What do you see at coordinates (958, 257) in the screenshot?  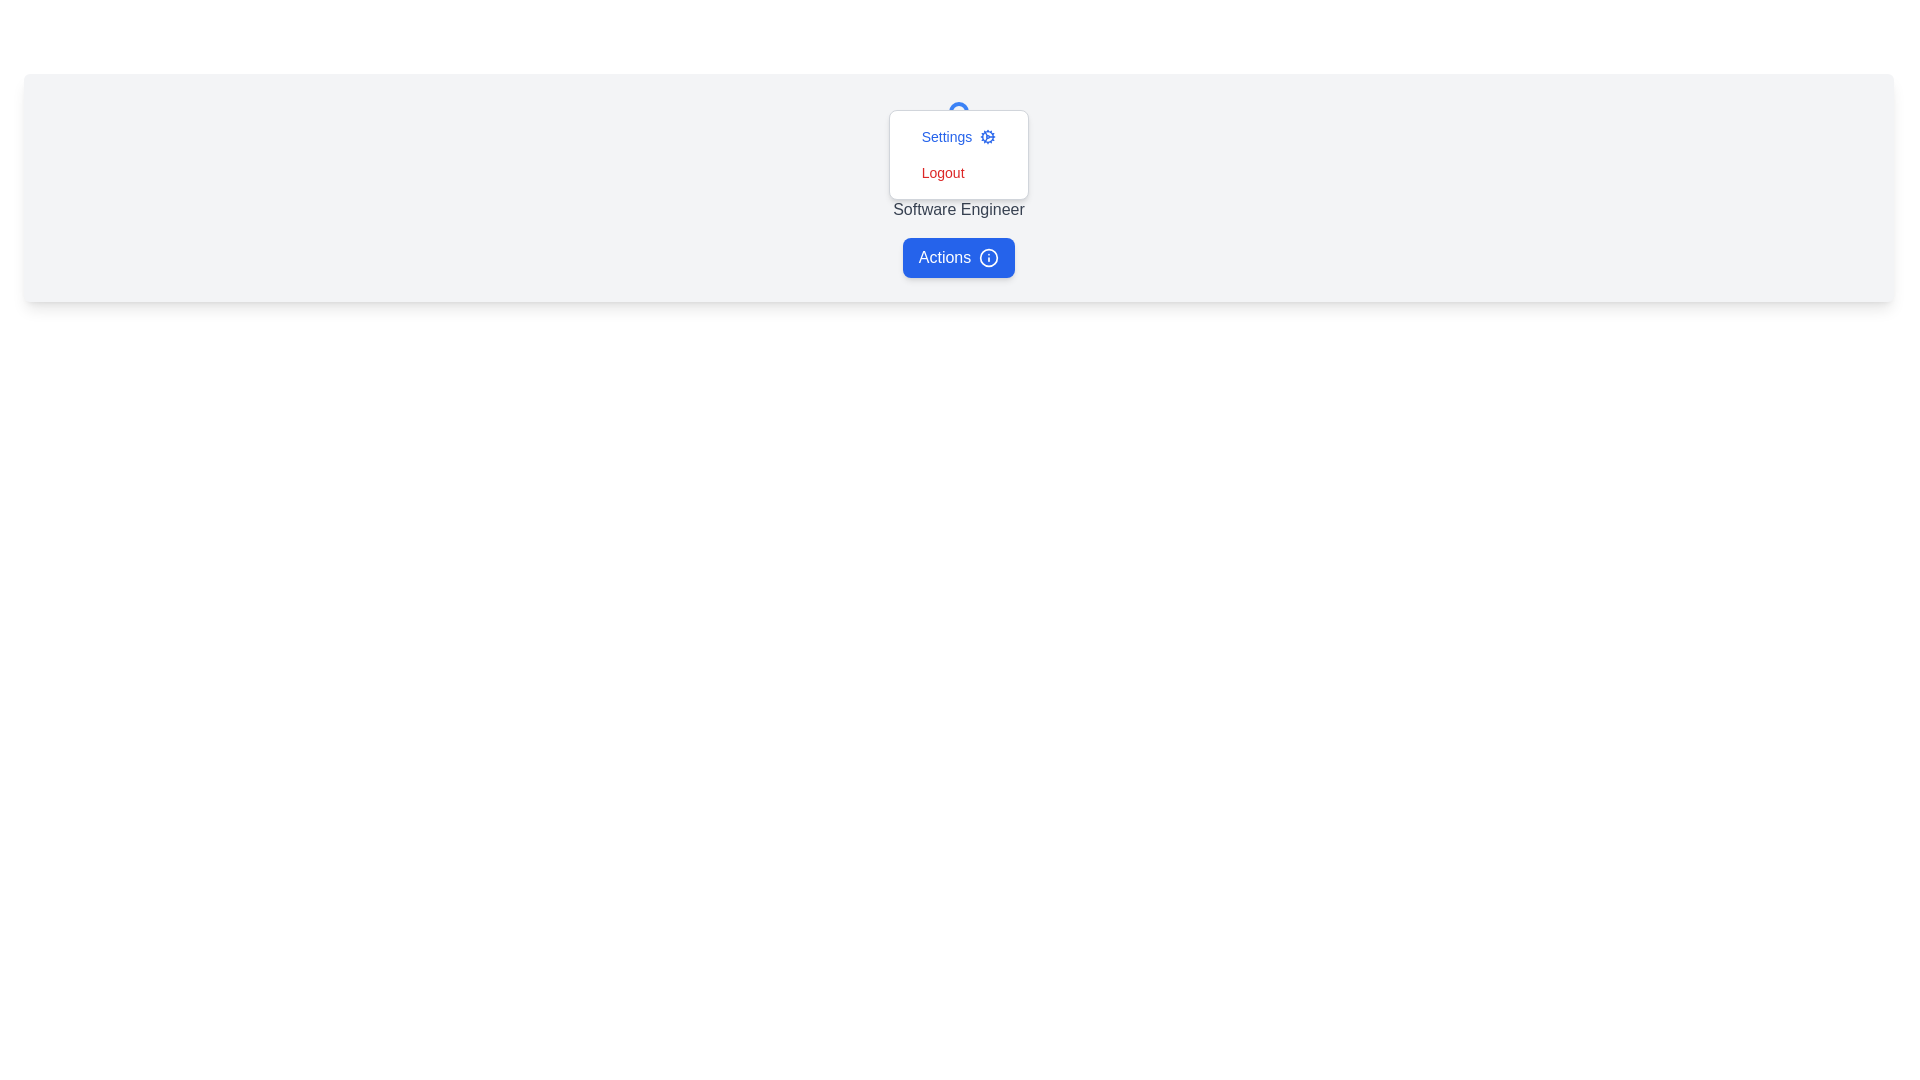 I see `the blue rectangular button with rounded corners located at the bottom of the card layout` at bounding box center [958, 257].